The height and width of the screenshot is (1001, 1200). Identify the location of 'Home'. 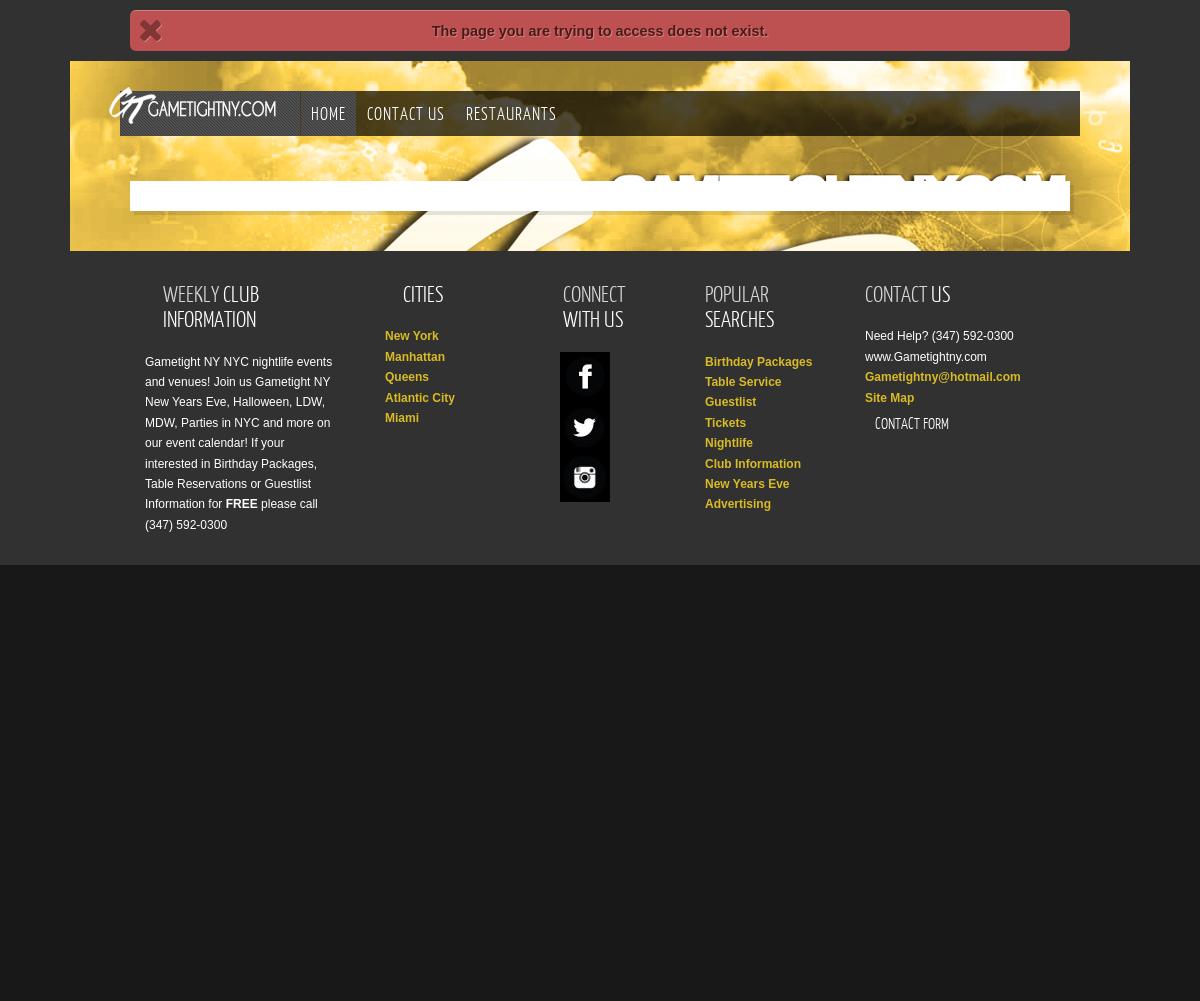
(328, 112).